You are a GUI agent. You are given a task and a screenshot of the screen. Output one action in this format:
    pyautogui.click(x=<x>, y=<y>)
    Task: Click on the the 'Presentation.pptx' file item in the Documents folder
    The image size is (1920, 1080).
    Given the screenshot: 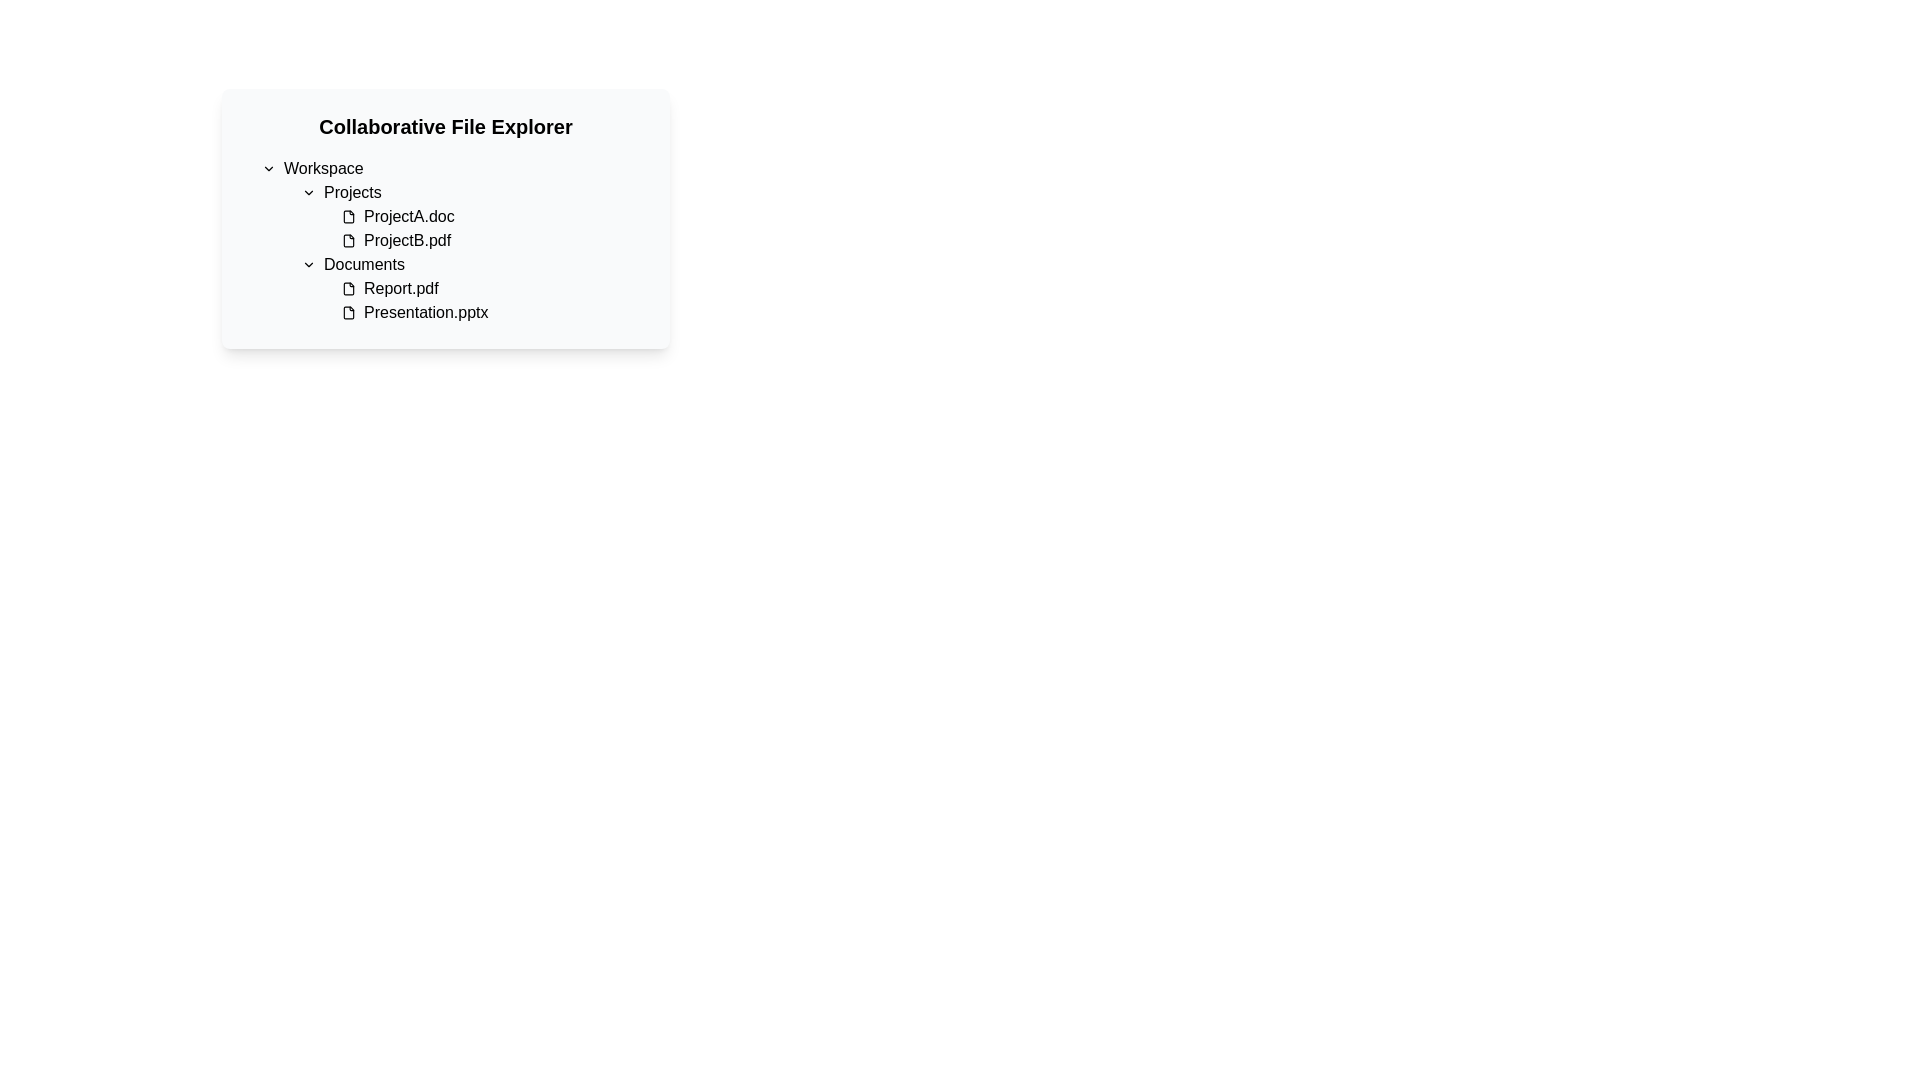 What is the action you would take?
    pyautogui.click(x=494, y=312)
    